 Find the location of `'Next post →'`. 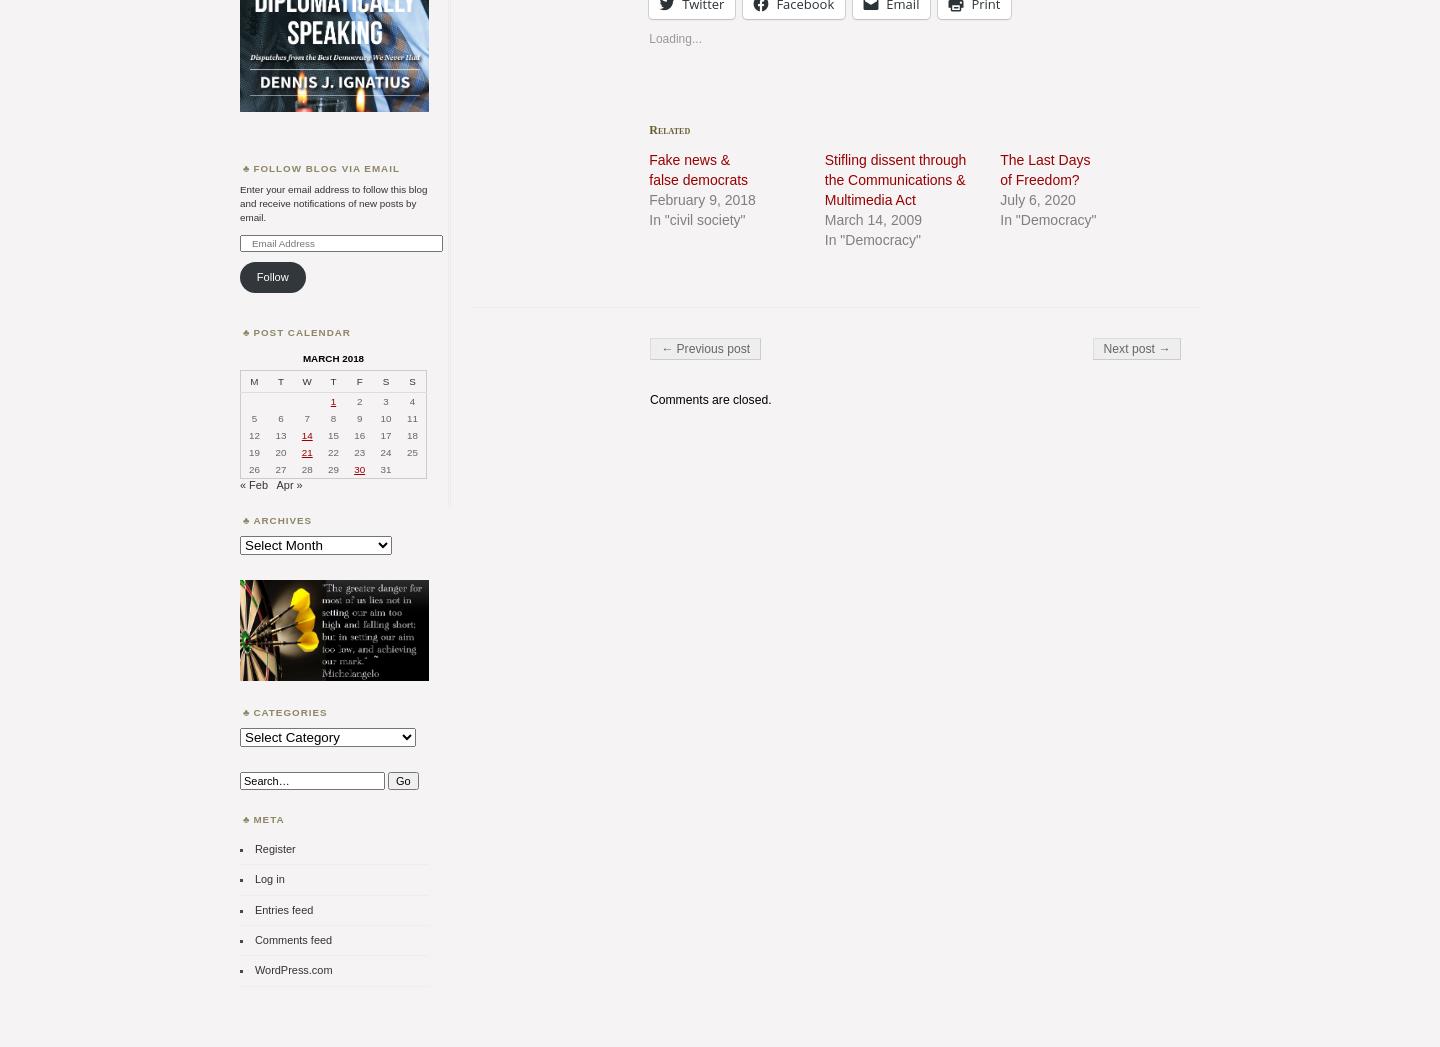

'Next post →' is located at coordinates (1135, 348).